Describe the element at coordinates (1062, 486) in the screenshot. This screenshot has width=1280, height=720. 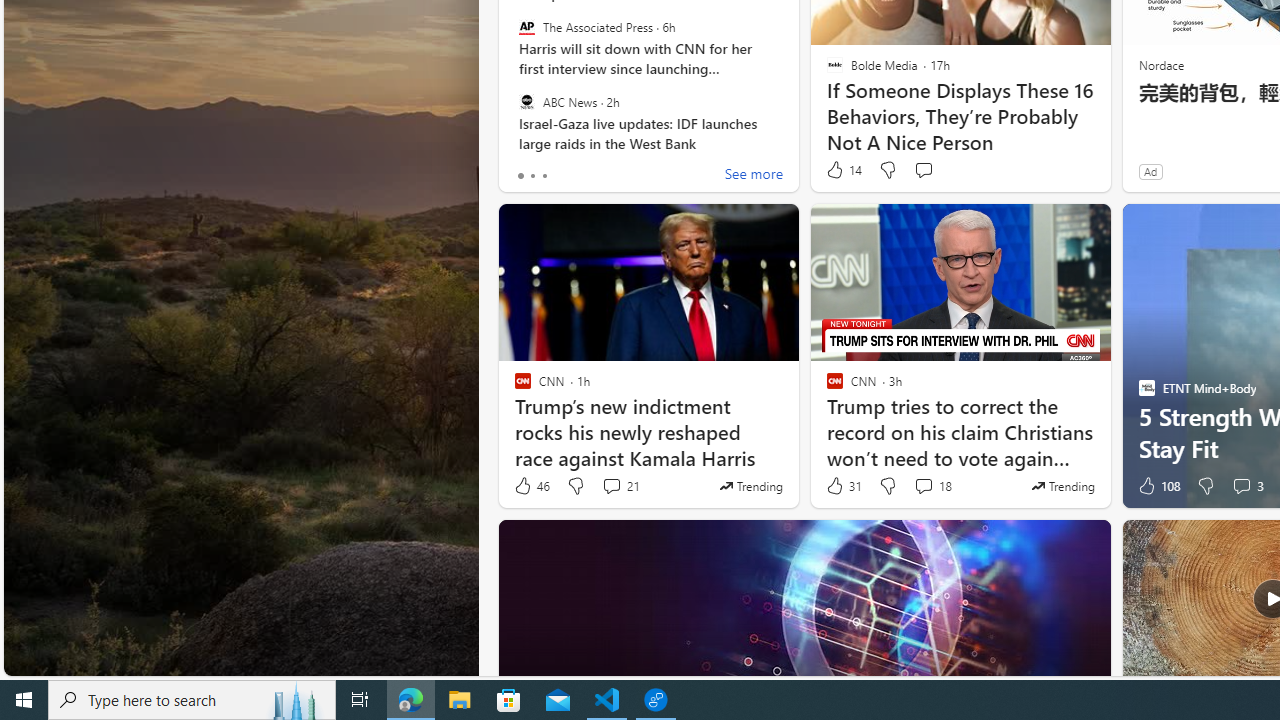
I see `'This story is trending'` at that location.